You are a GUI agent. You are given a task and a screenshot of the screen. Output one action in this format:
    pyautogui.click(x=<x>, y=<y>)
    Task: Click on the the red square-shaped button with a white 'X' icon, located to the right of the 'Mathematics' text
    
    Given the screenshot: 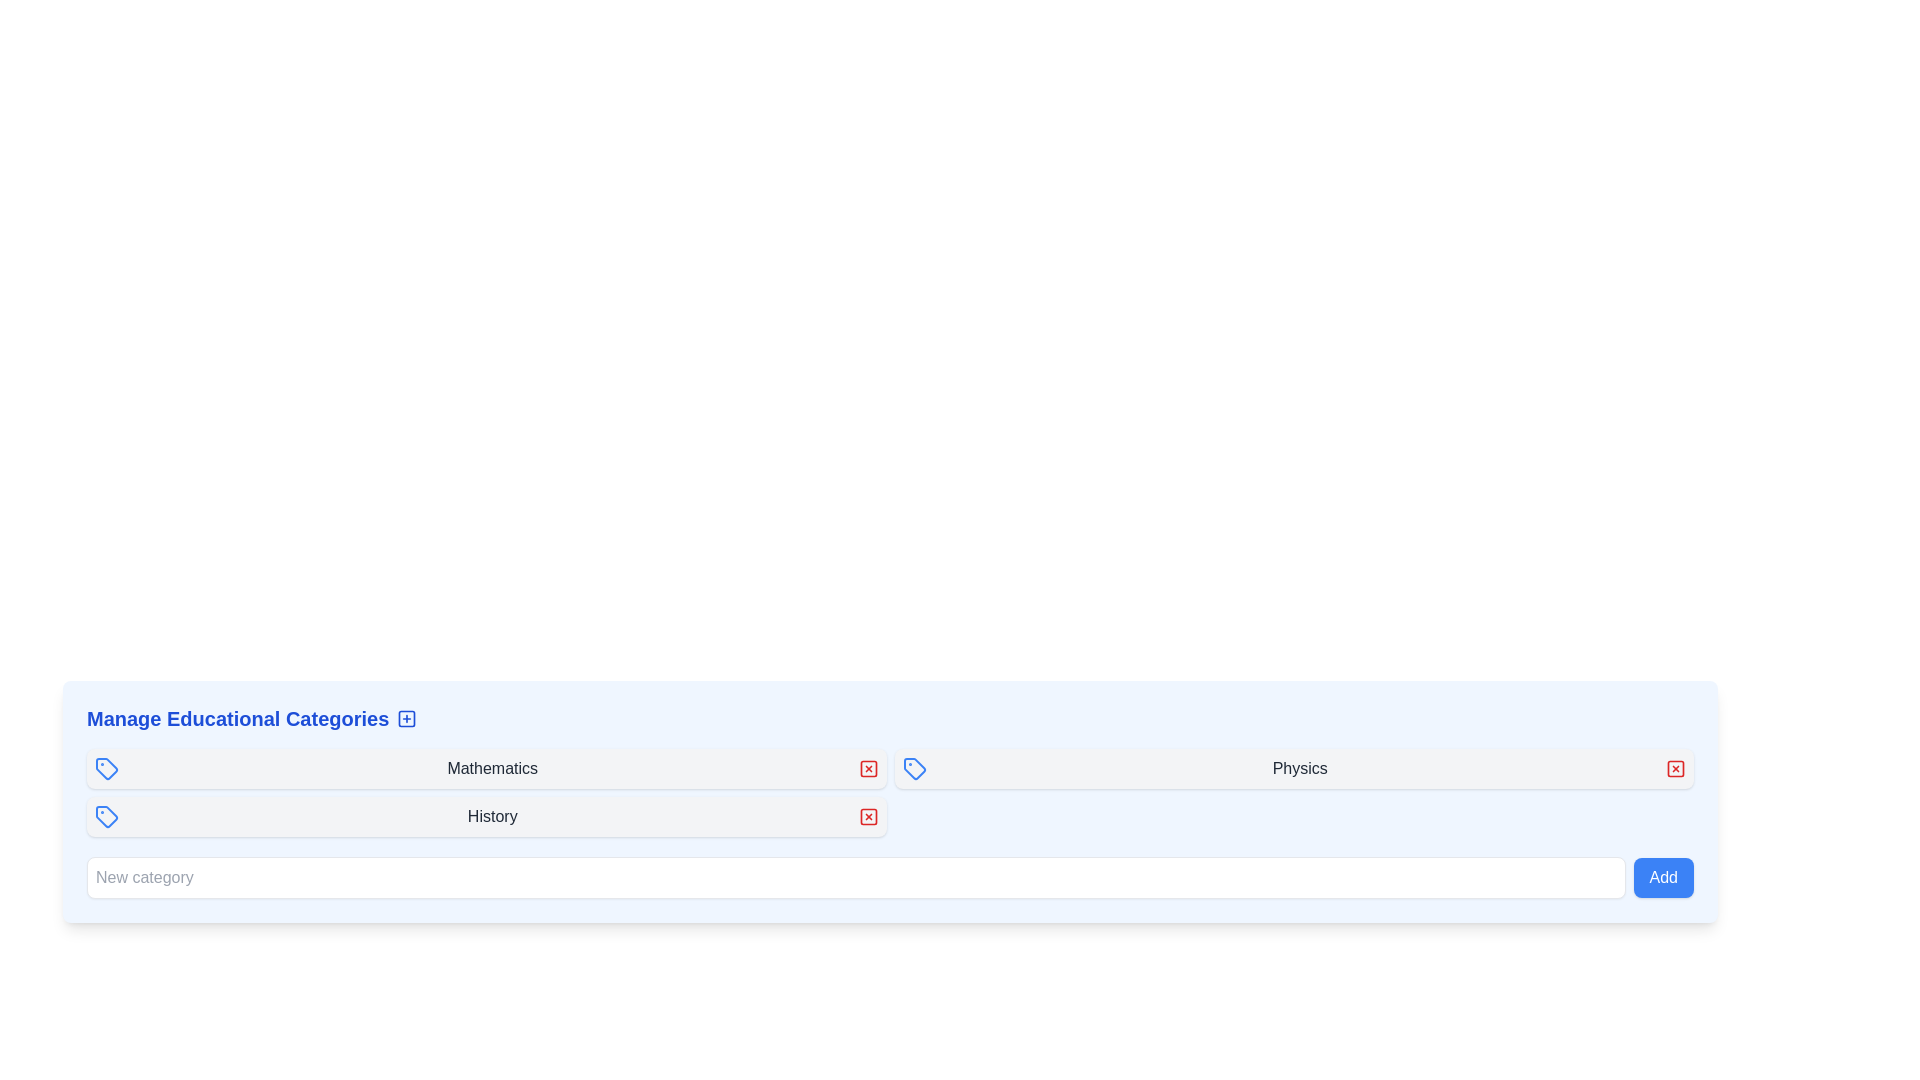 What is the action you would take?
    pyautogui.click(x=868, y=767)
    